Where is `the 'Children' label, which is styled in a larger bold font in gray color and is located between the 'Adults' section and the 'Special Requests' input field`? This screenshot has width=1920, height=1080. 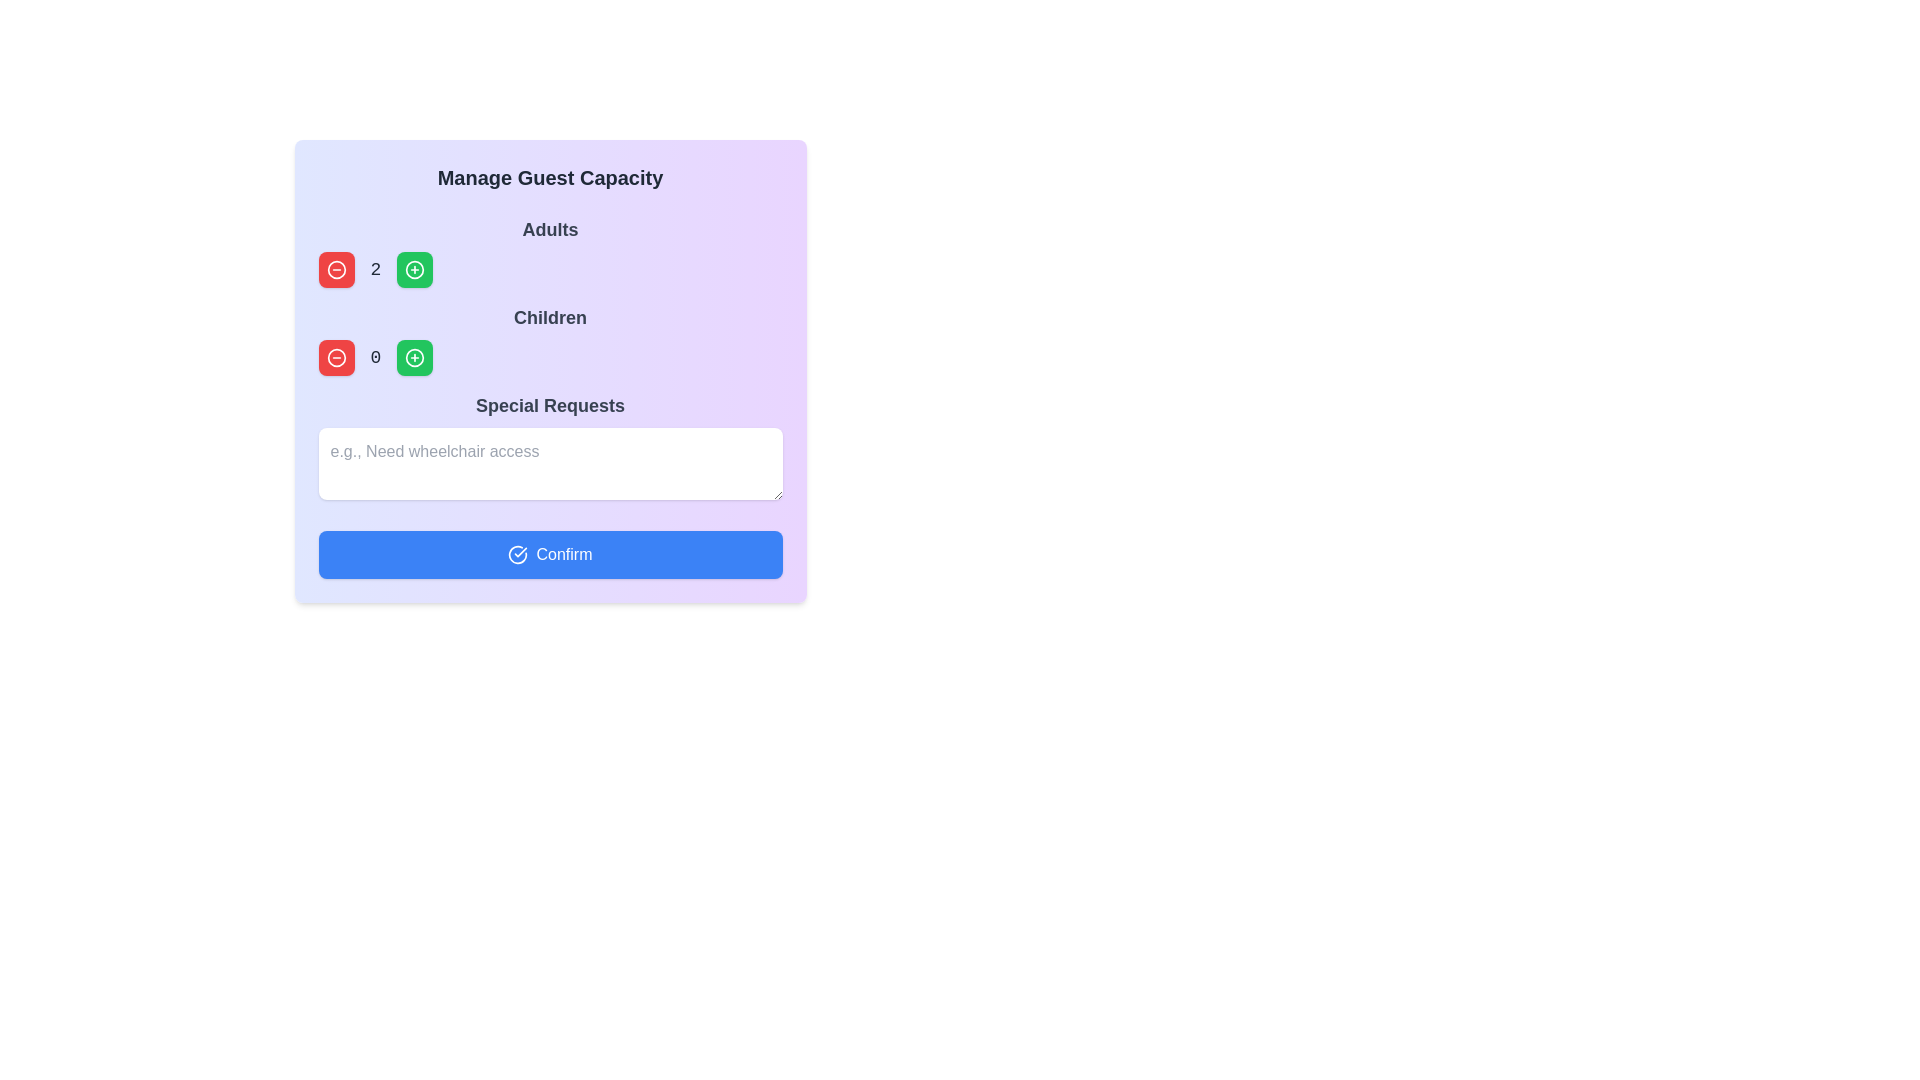
the 'Children' label, which is styled in a larger bold font in gray color and is located between the 'Adults' section and the 'Special Requests' input field is located at coordinates (550, 316).